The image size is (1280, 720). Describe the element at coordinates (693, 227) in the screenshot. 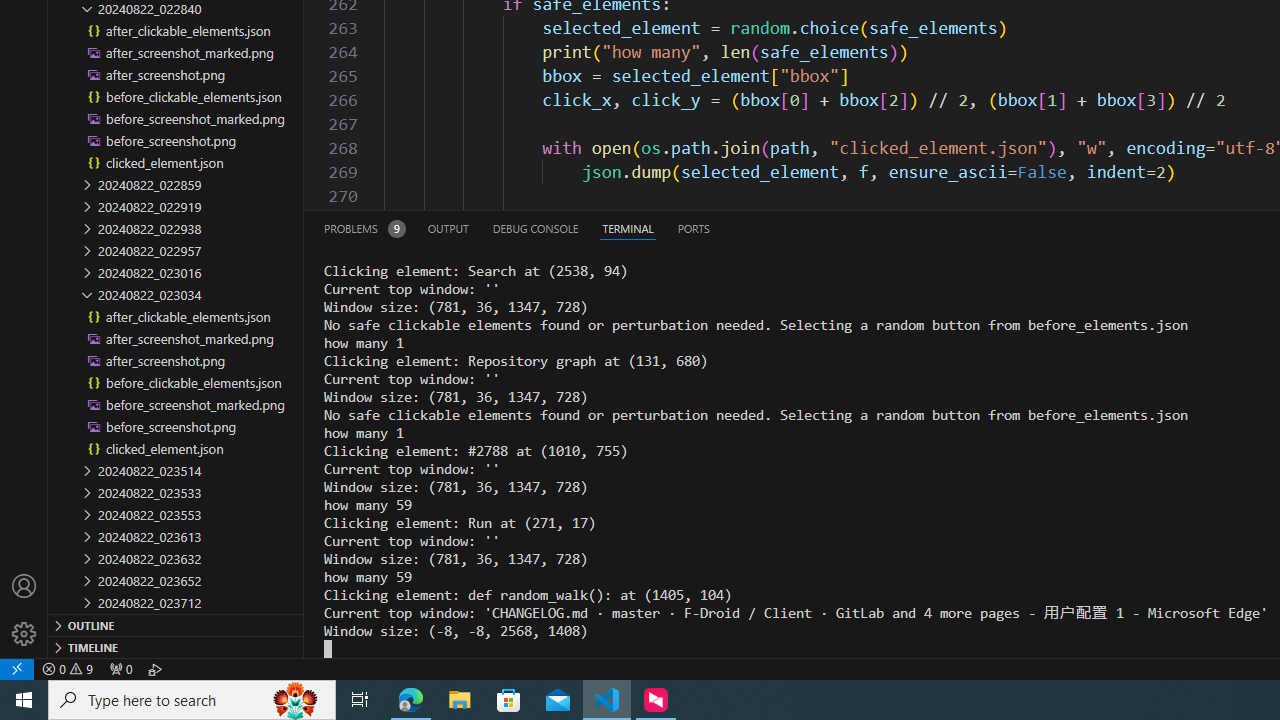

I see `'Ports'` at that location.